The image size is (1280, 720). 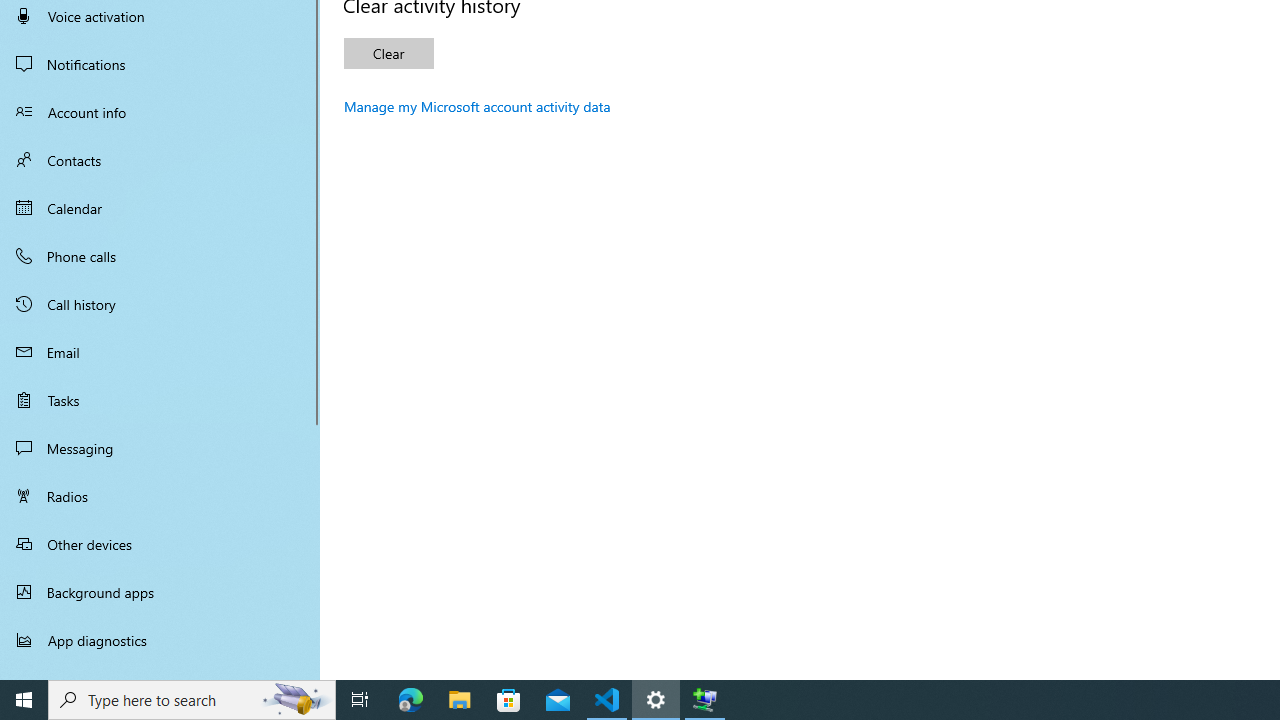 I want to click on 'Tasks', so click(x=160, y=399).